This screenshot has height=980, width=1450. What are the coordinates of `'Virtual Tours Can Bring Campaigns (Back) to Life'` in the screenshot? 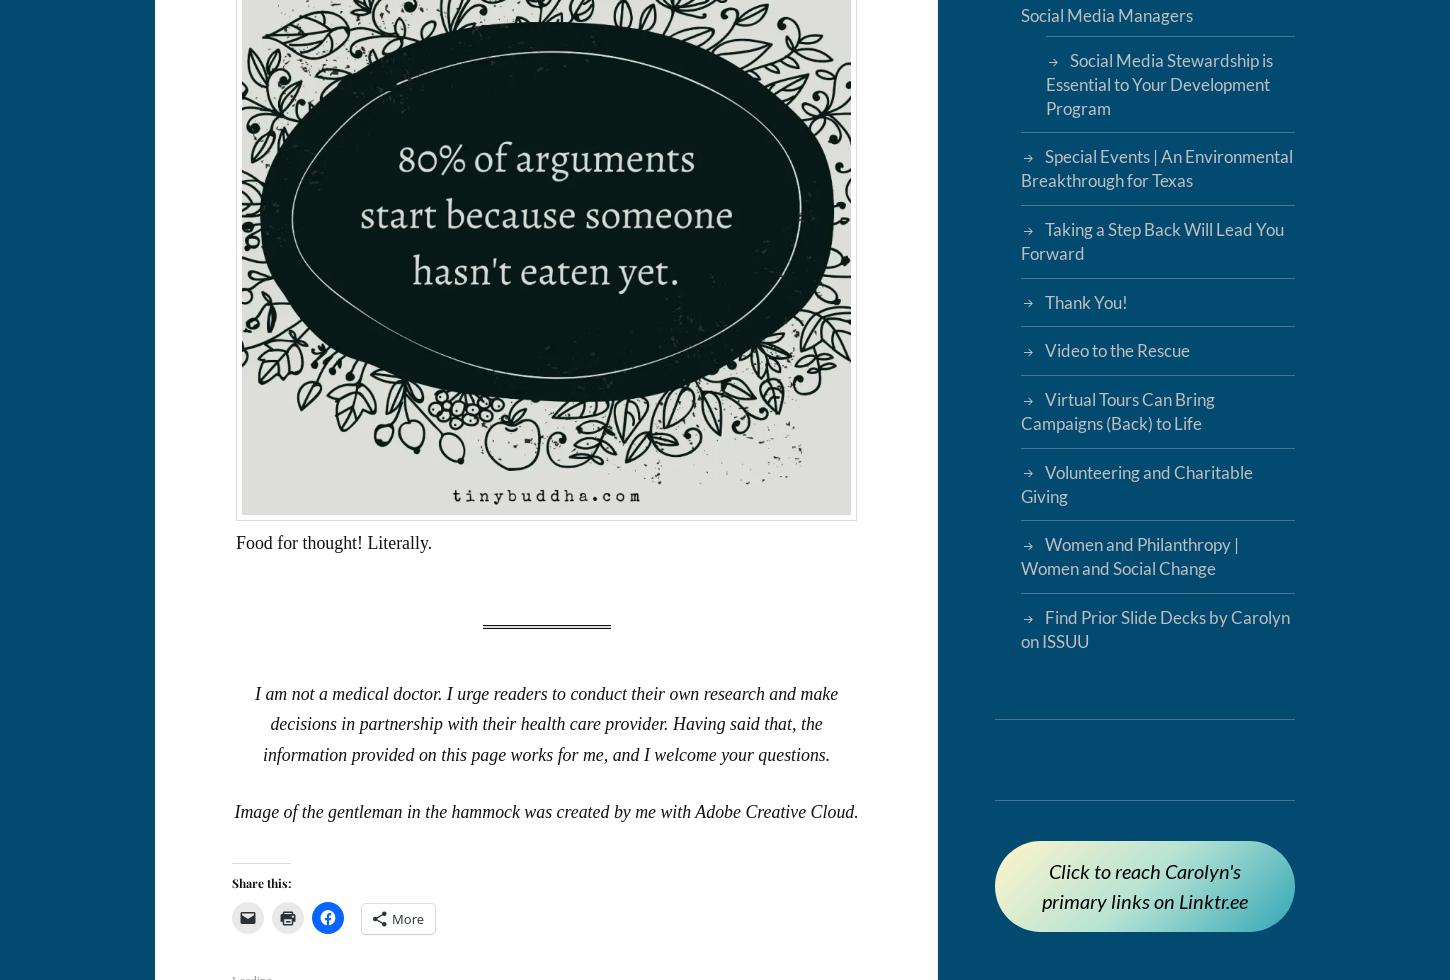 It's located at (1115, 411).